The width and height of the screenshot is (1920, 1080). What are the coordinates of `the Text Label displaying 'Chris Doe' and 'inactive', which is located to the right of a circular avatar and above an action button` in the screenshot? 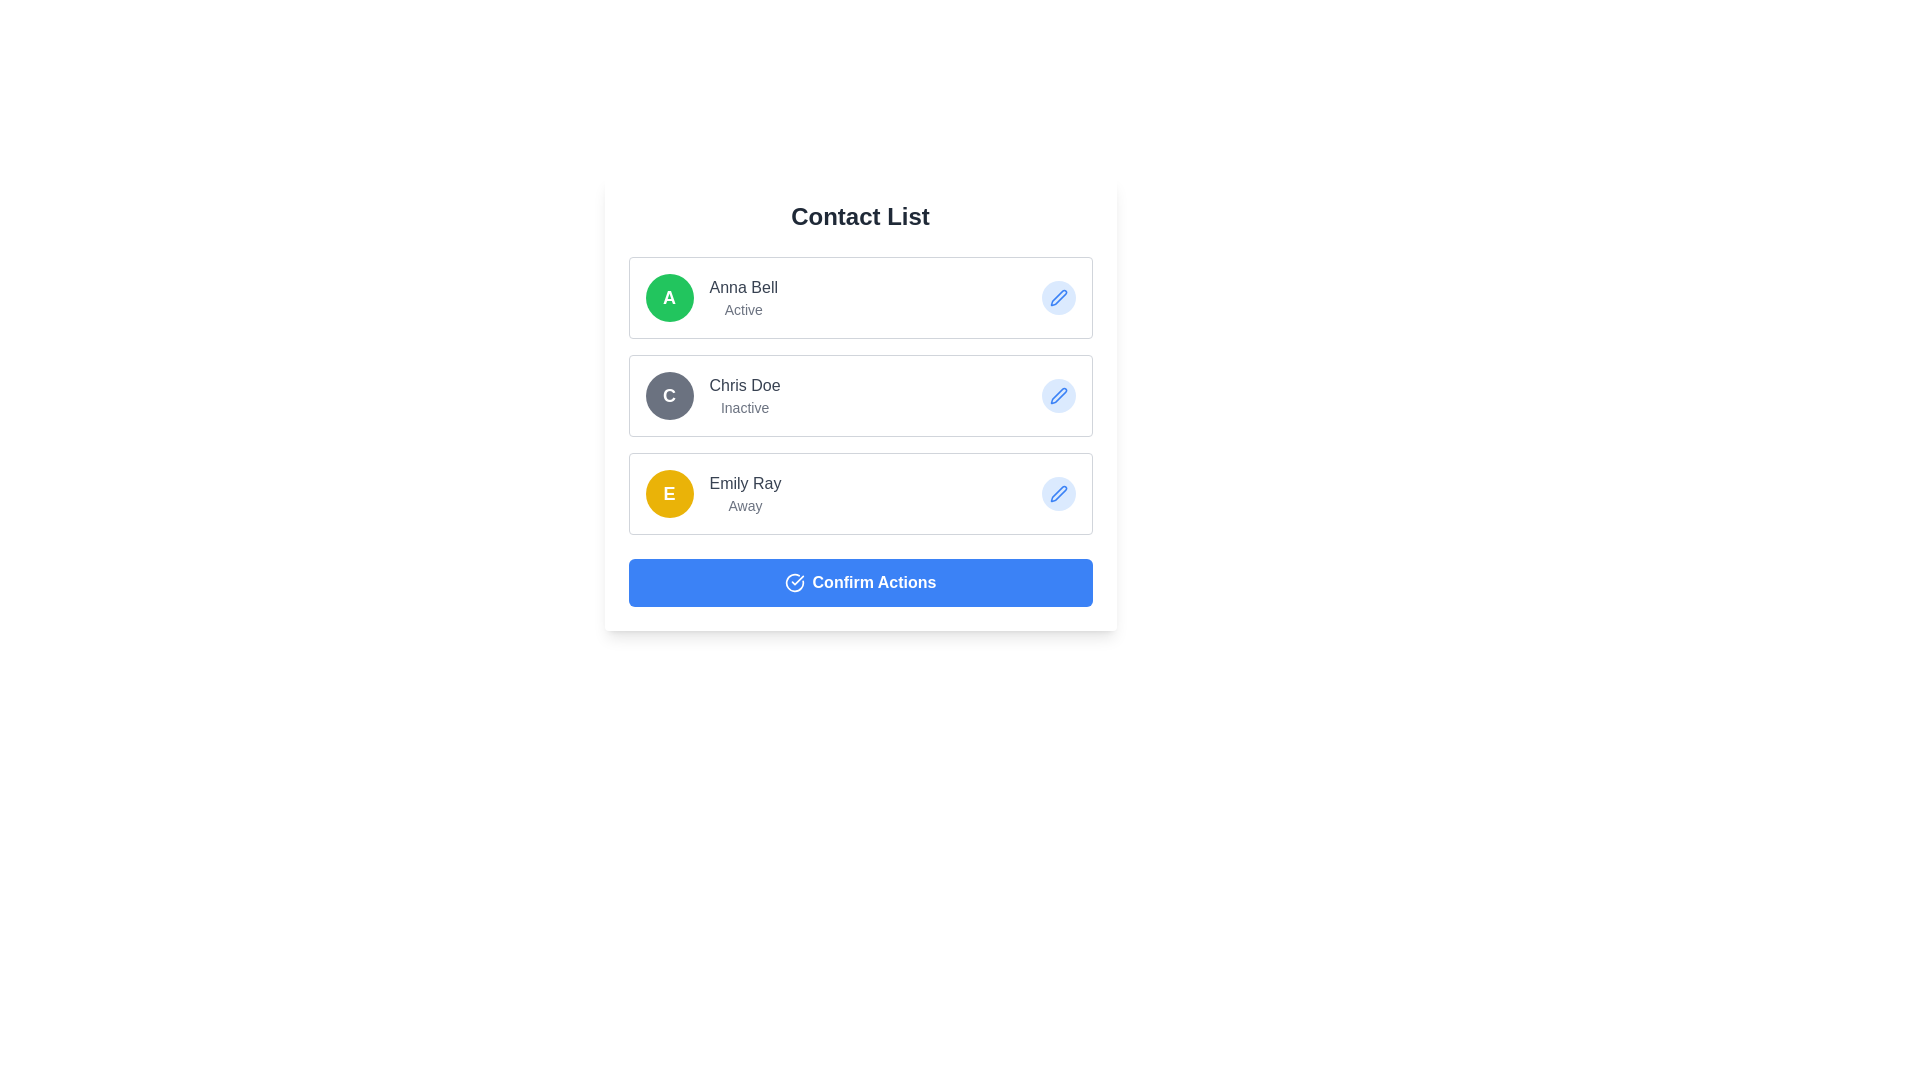 It's located at (744, 396).